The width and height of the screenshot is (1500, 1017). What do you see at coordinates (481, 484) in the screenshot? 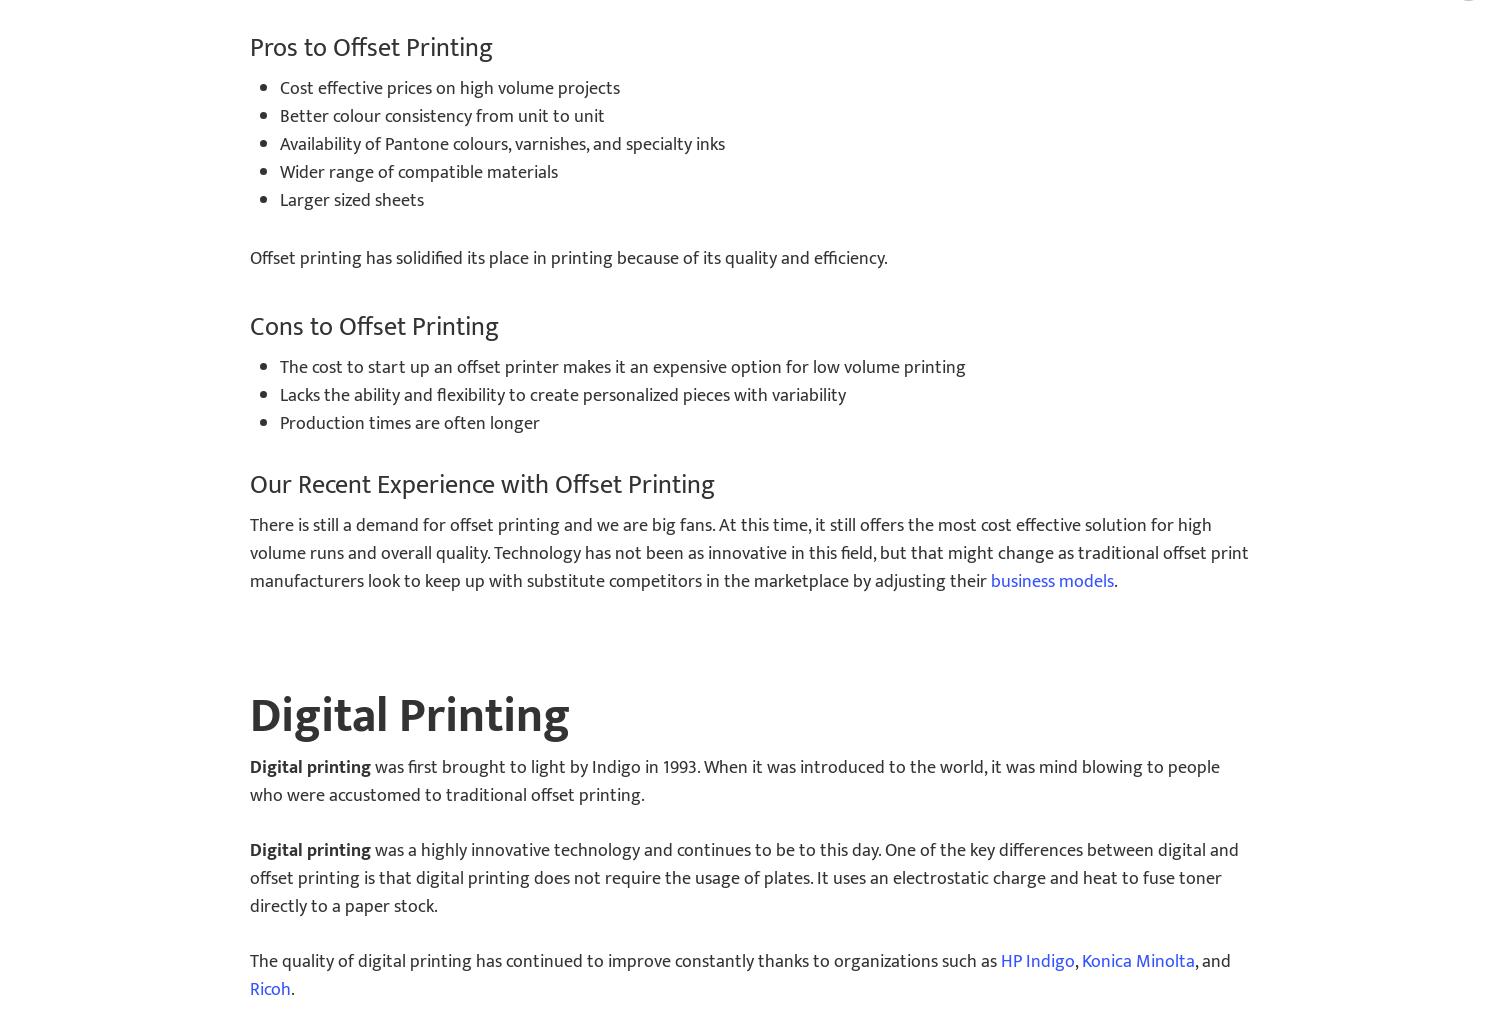
I see `'Our Recent Experience with Offset Printing'` at bounding box center [481, 484].